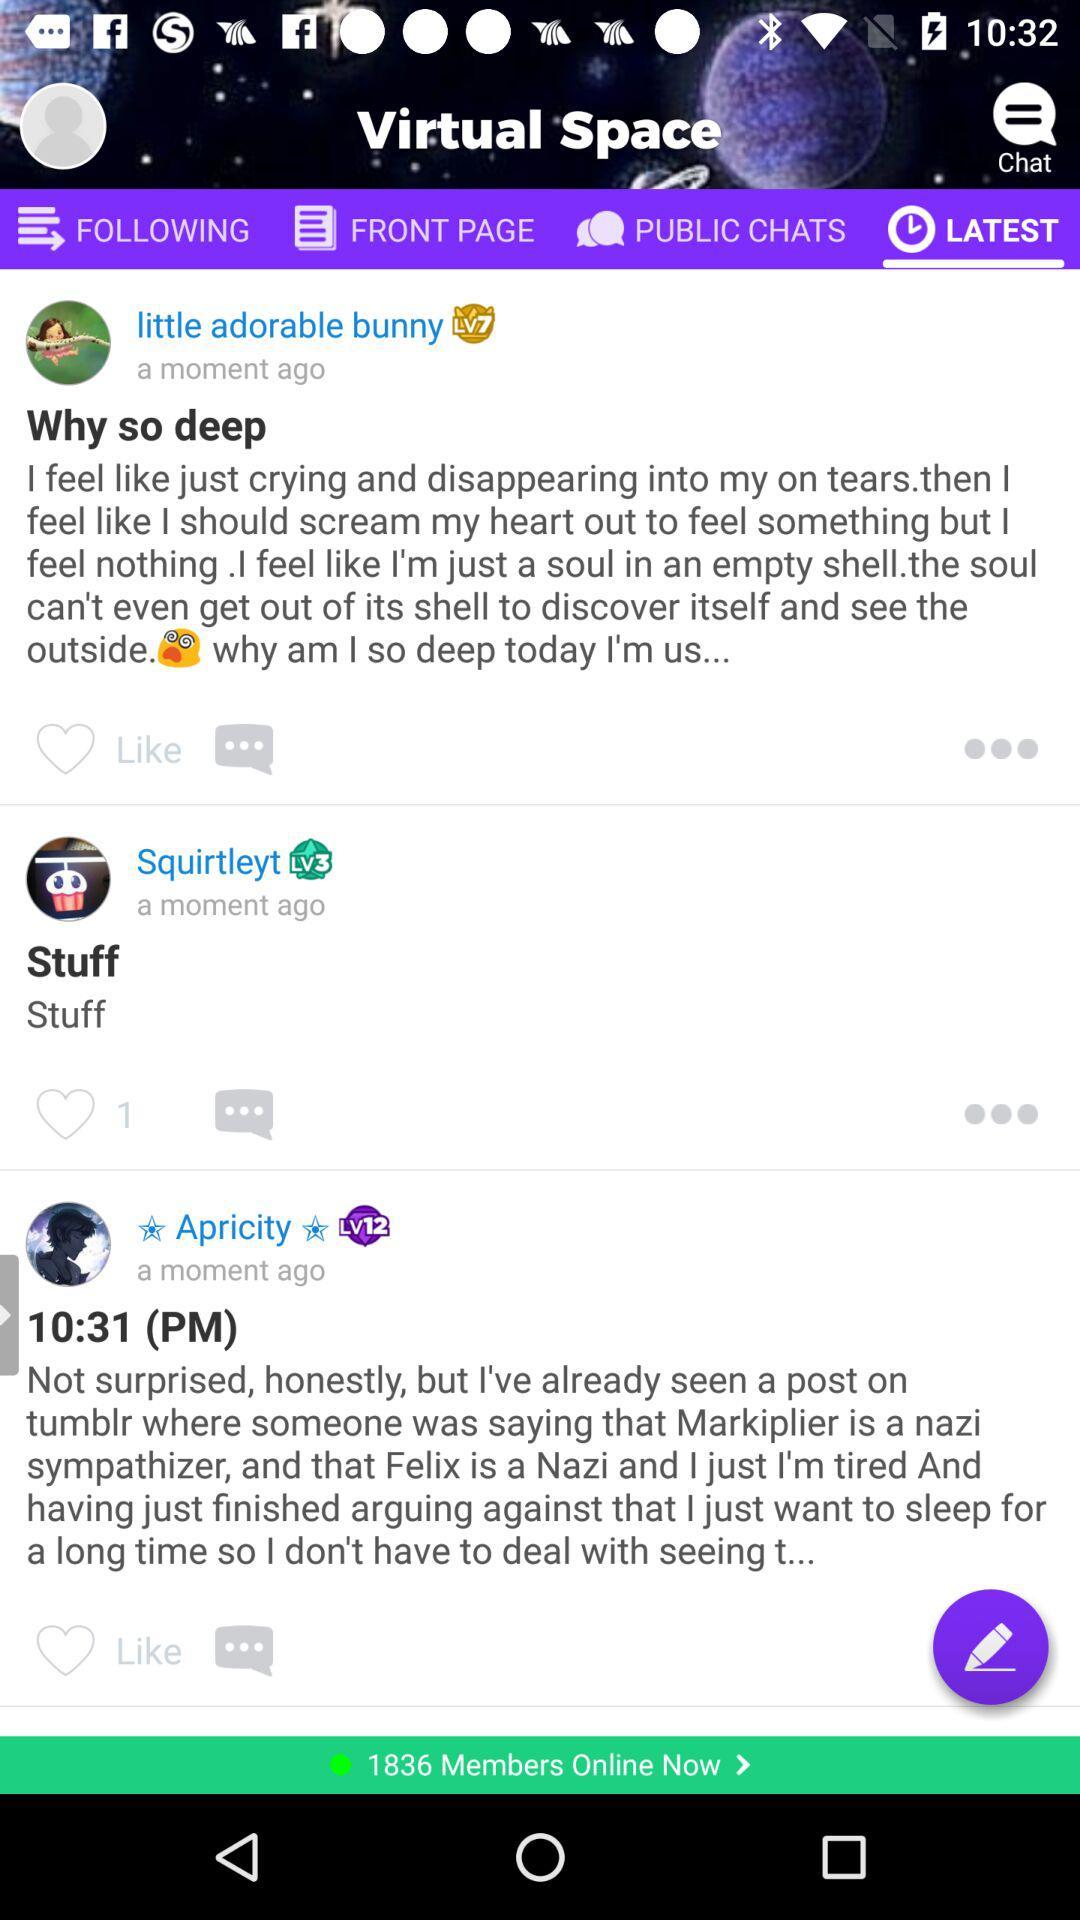 Image resolution: width=1080 pixels, height=1920 pixels. What do you see at coordinates (990, 1646) in the screenshot?
I see `message enter` at bounding box center [990, 1646].